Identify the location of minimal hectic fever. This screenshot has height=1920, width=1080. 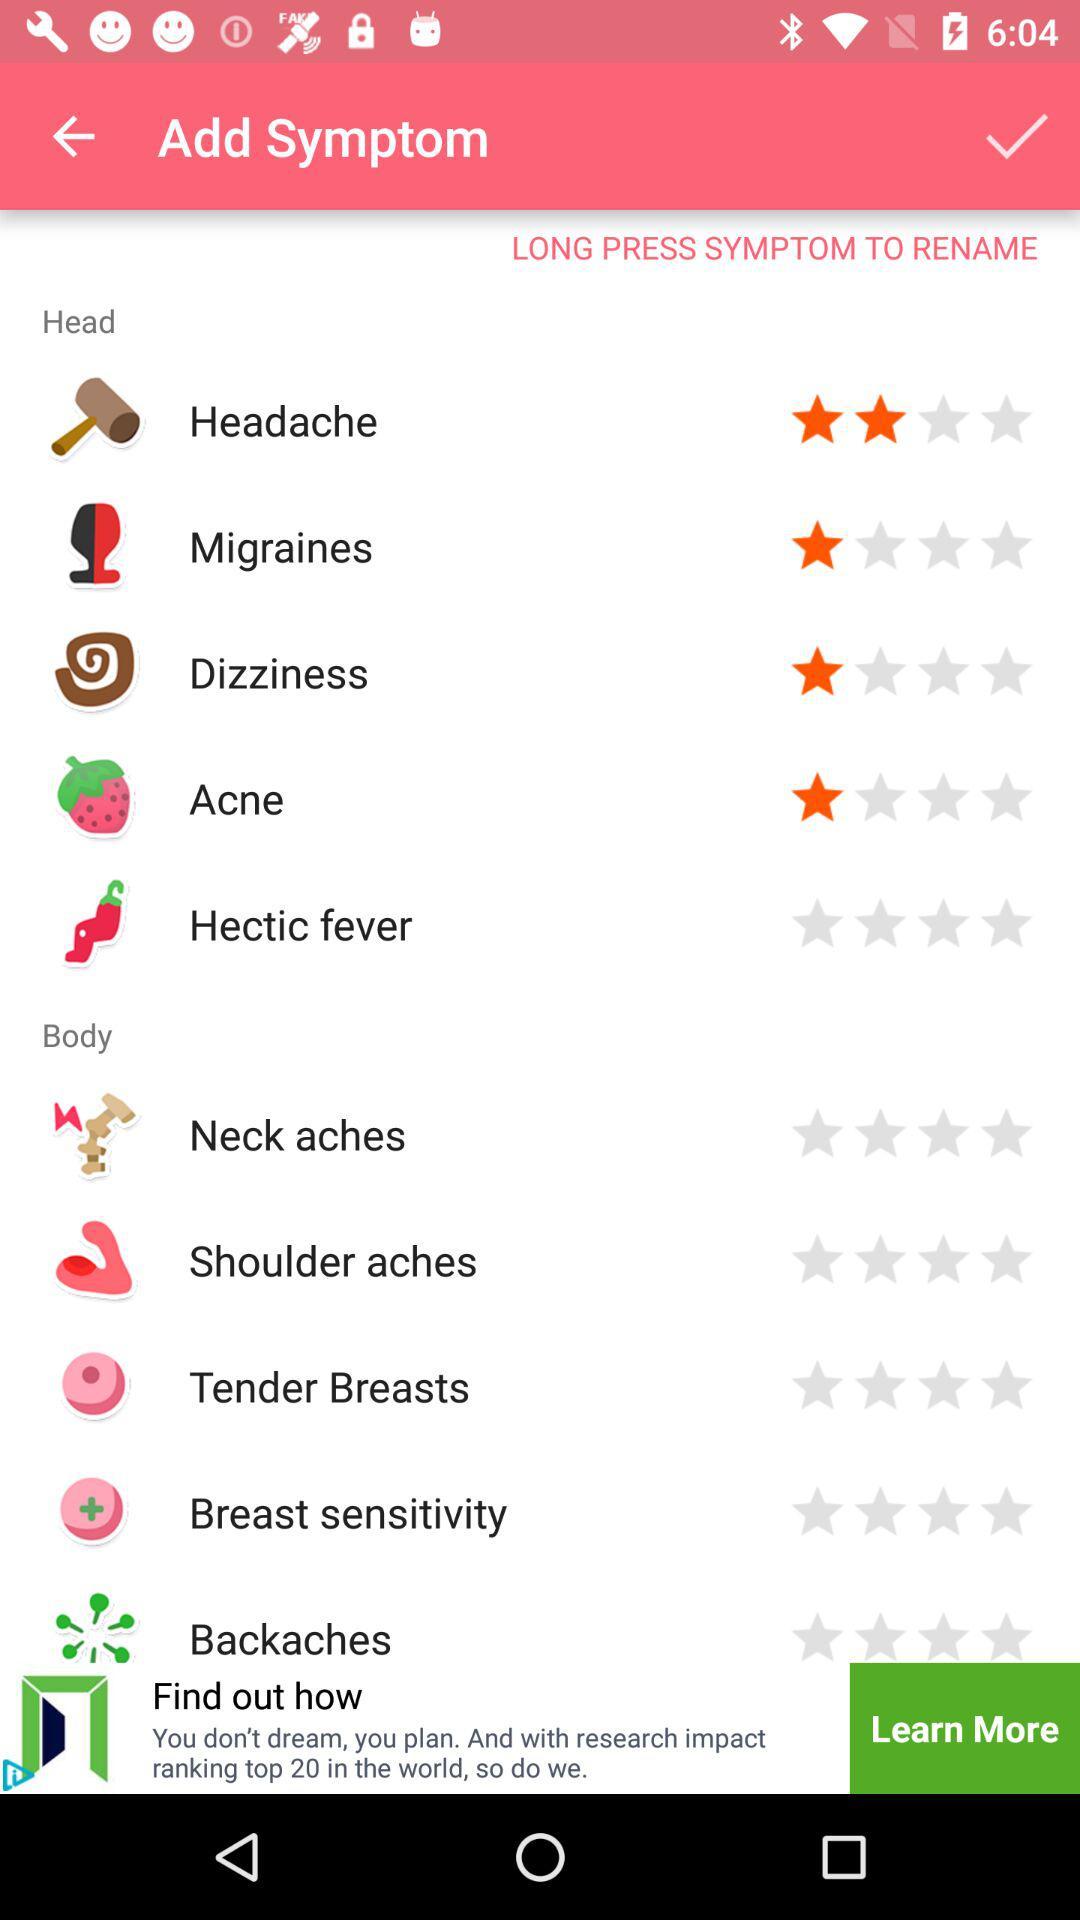
(817, 923).